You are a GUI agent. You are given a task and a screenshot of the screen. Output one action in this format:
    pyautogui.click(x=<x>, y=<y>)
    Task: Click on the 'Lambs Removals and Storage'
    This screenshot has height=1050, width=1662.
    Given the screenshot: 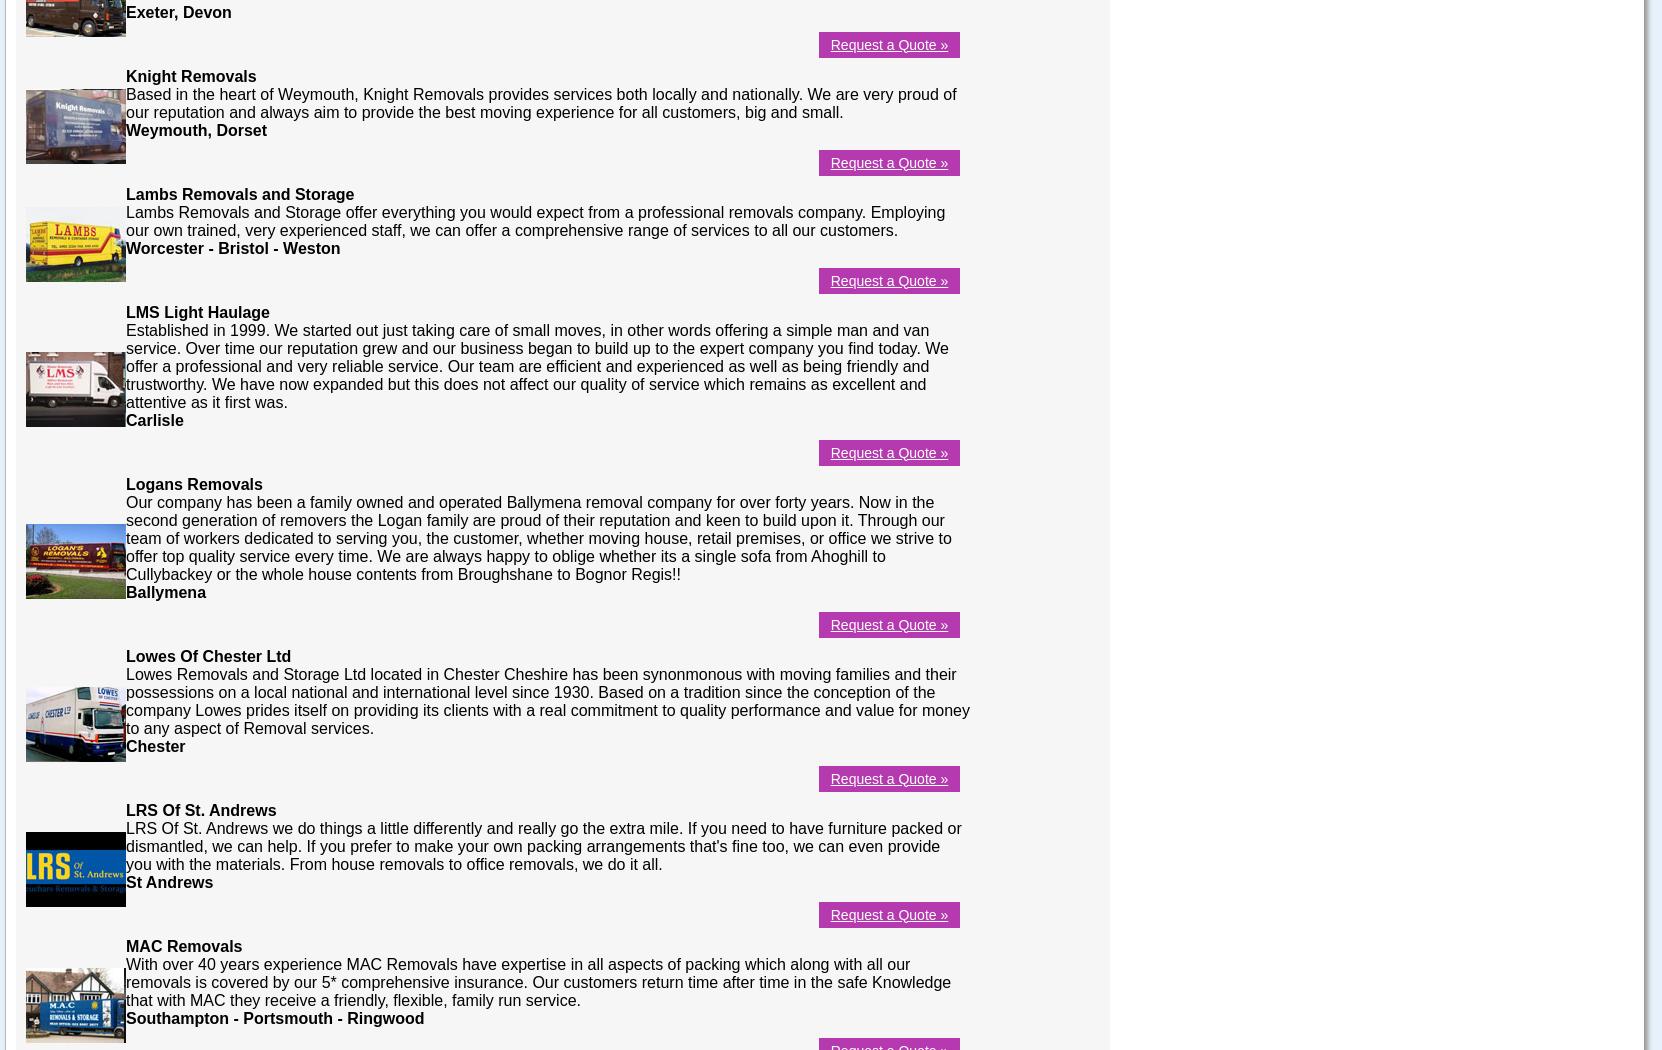 What is the action you would take?
    pyautogui.click(x=238, y=192)
    